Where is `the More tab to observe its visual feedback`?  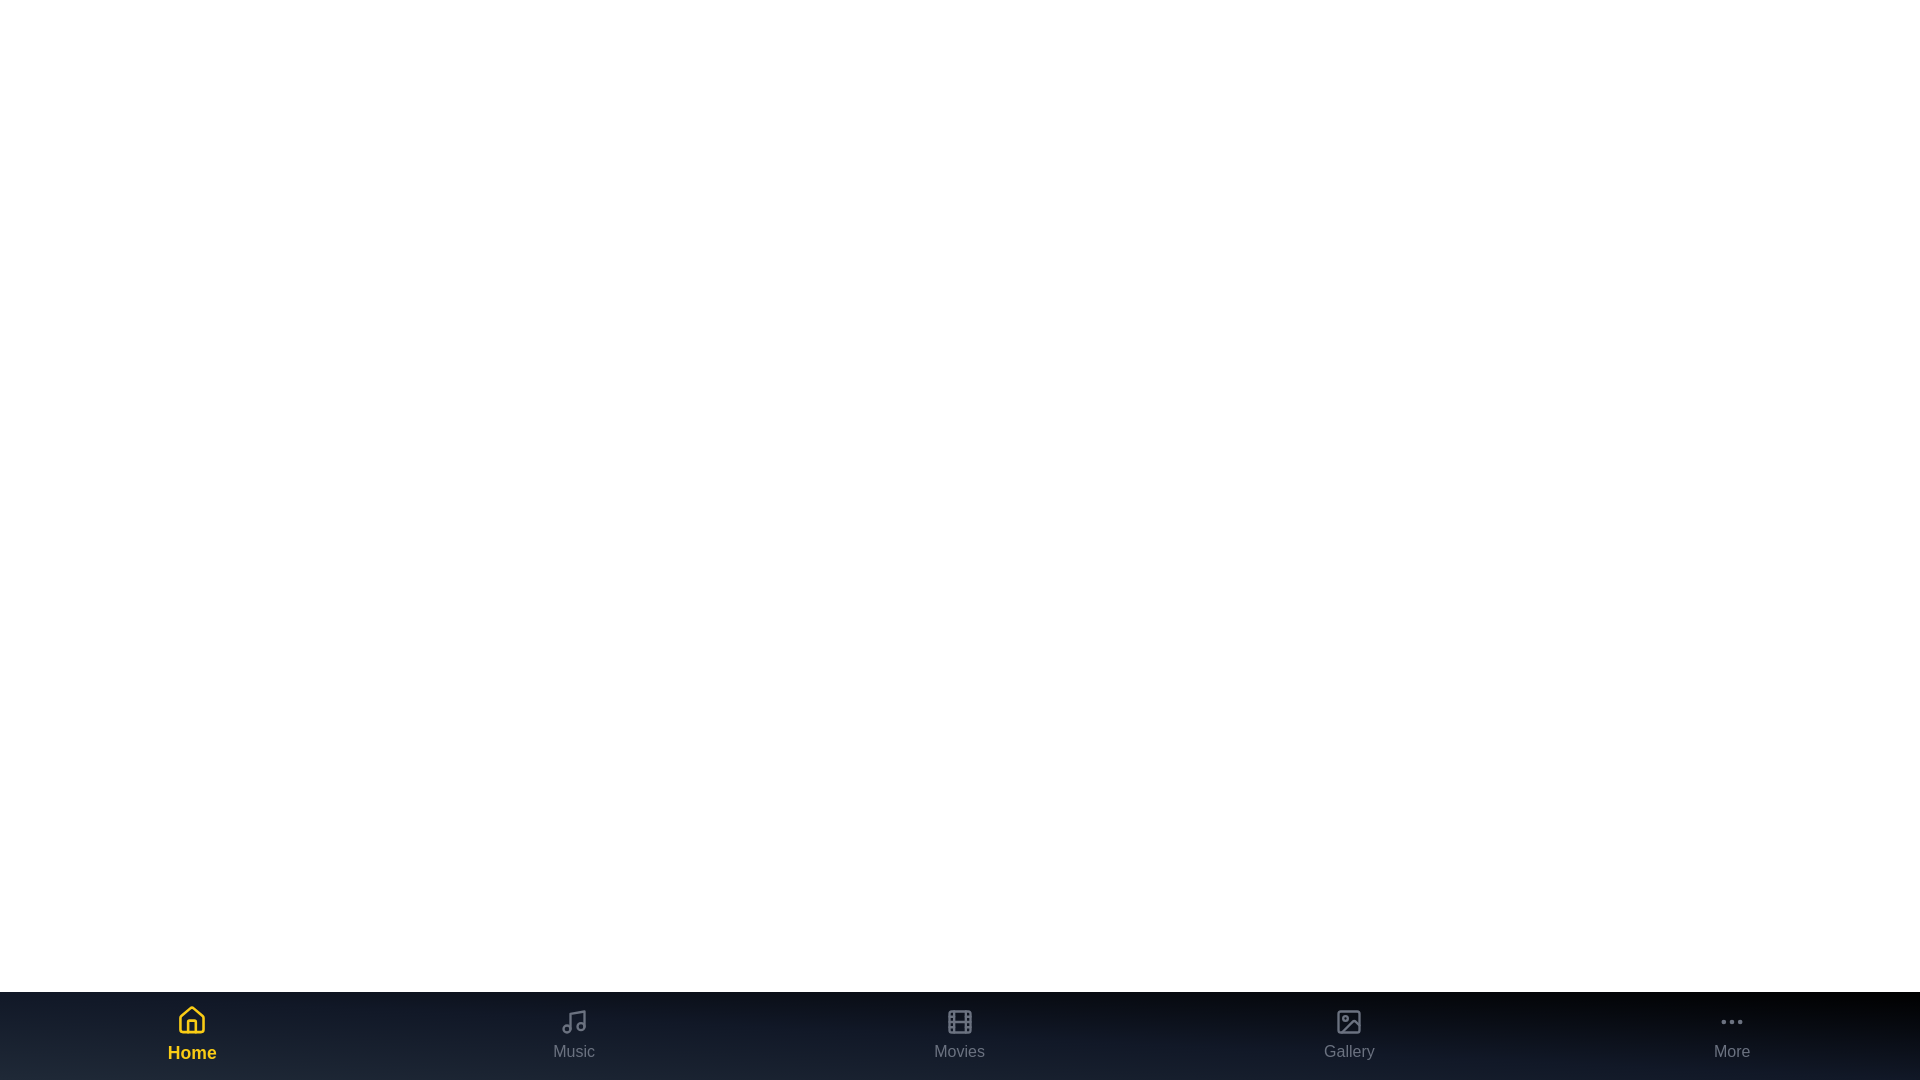
the More tab to observe its visual feedback is located at coordinates (1731, 1035).